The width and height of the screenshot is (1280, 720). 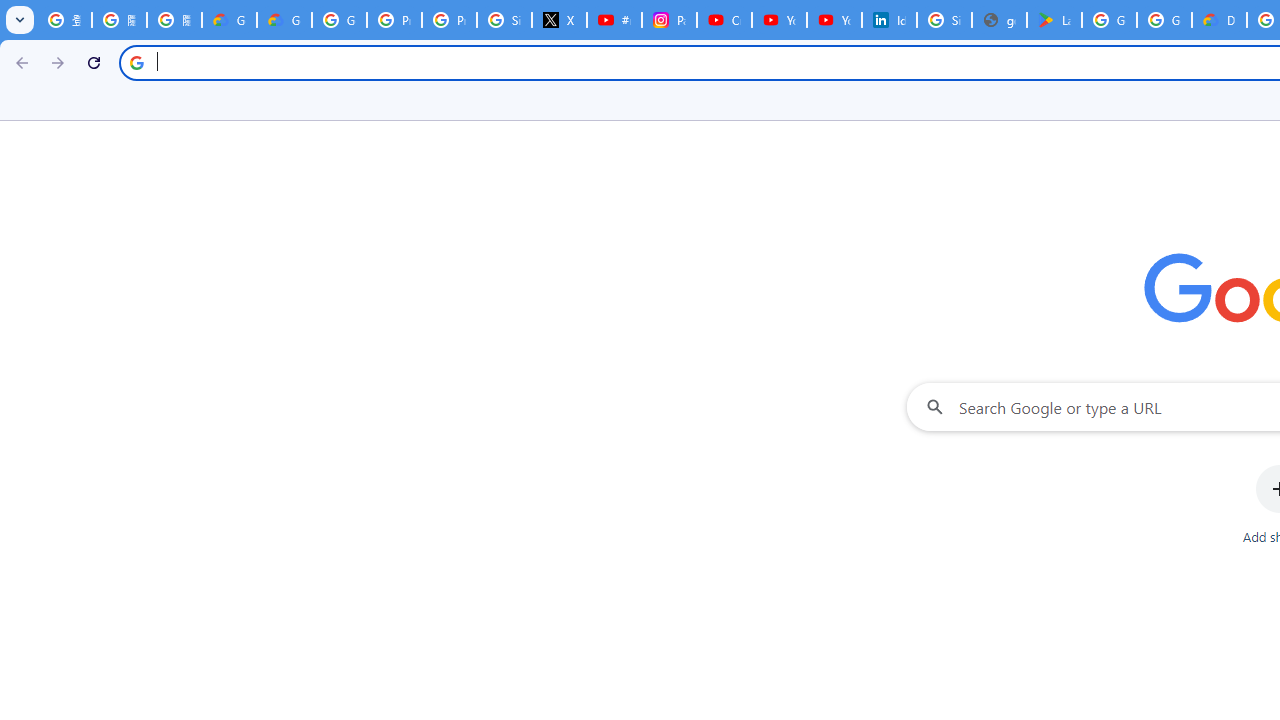 I want to click on 'X', so click(x=560, y=20).